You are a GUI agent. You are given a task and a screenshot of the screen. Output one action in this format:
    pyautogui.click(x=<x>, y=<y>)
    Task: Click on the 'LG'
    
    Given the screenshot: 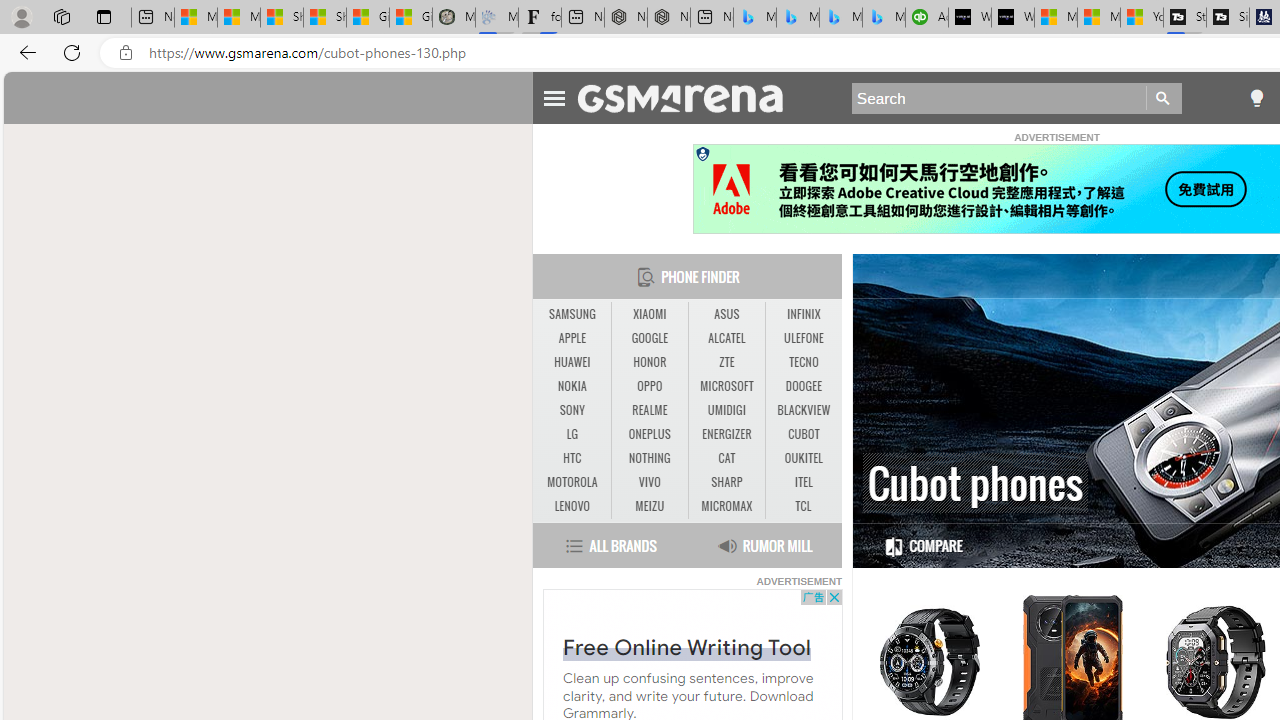 What is the action you would take?
    pyautogui.click(x=571, y=433)
    